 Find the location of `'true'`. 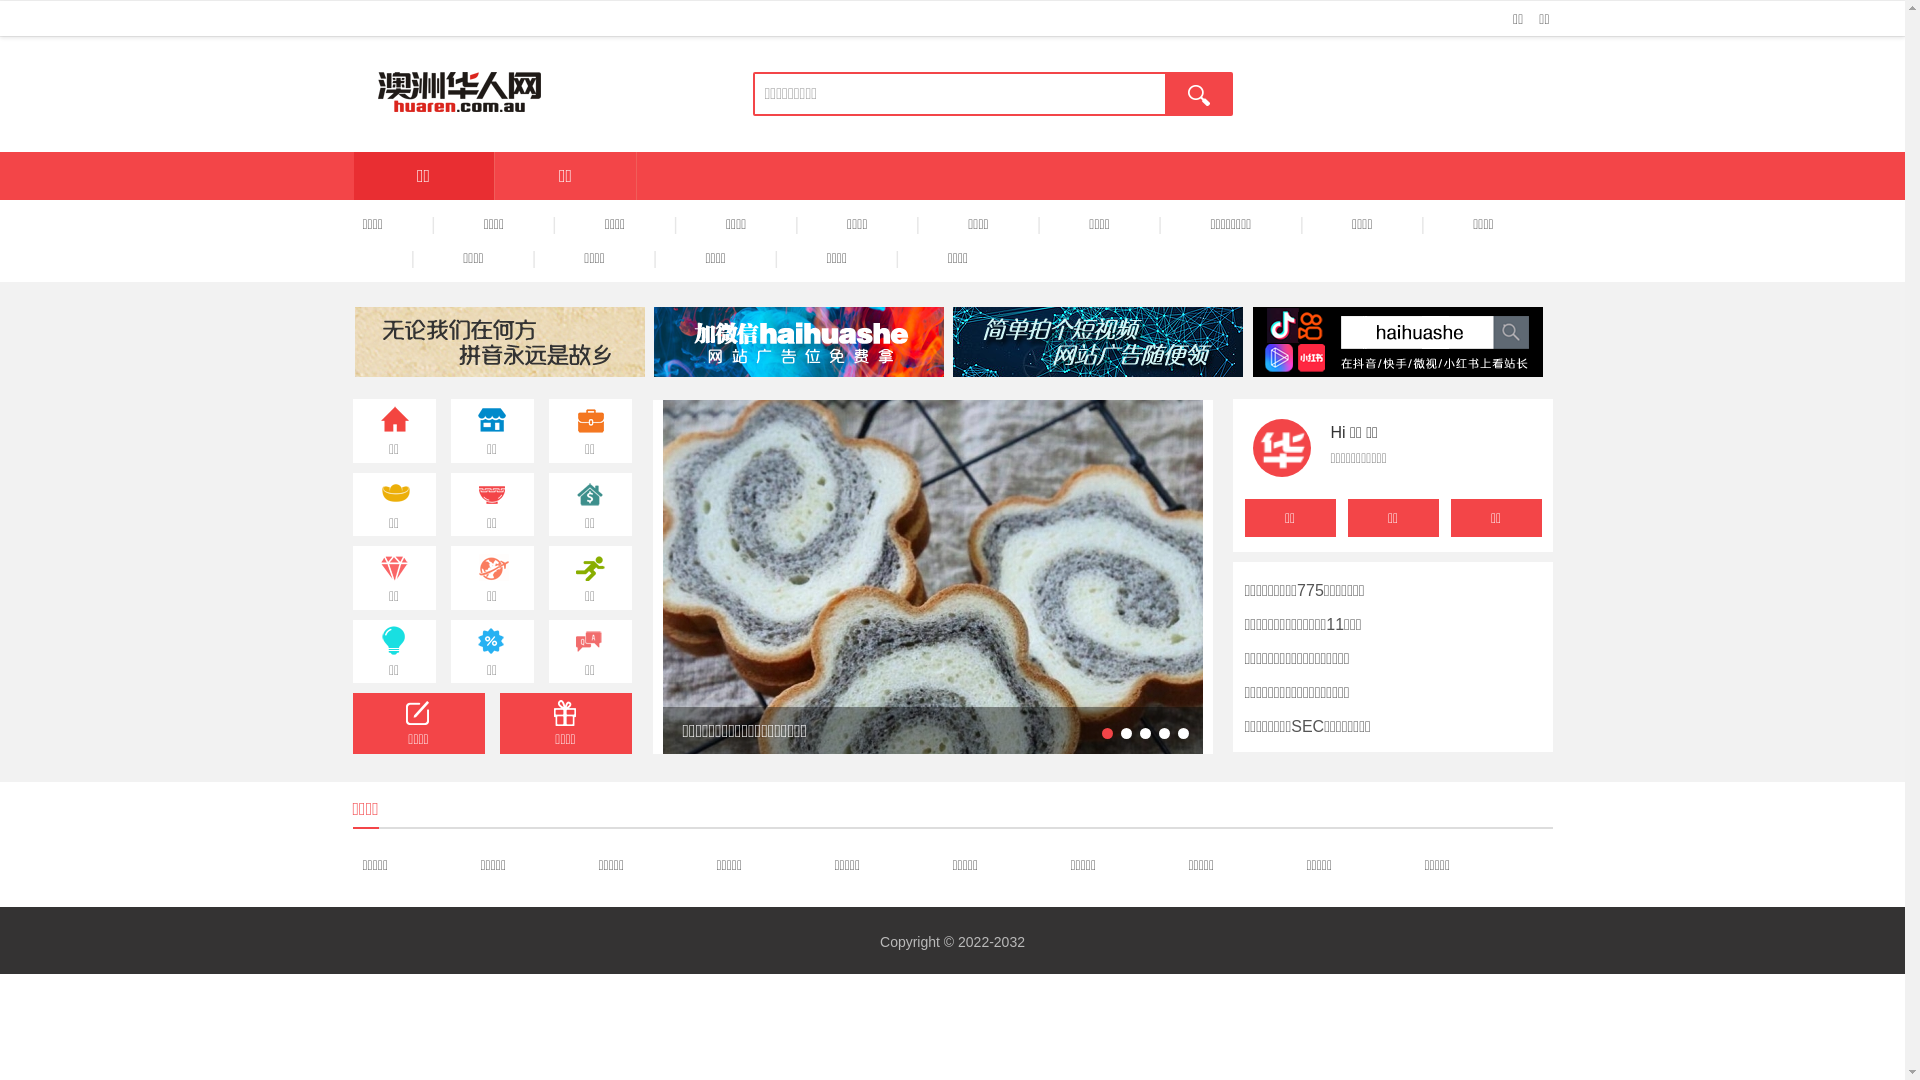

'true' is located at coordinates (1199, 93).